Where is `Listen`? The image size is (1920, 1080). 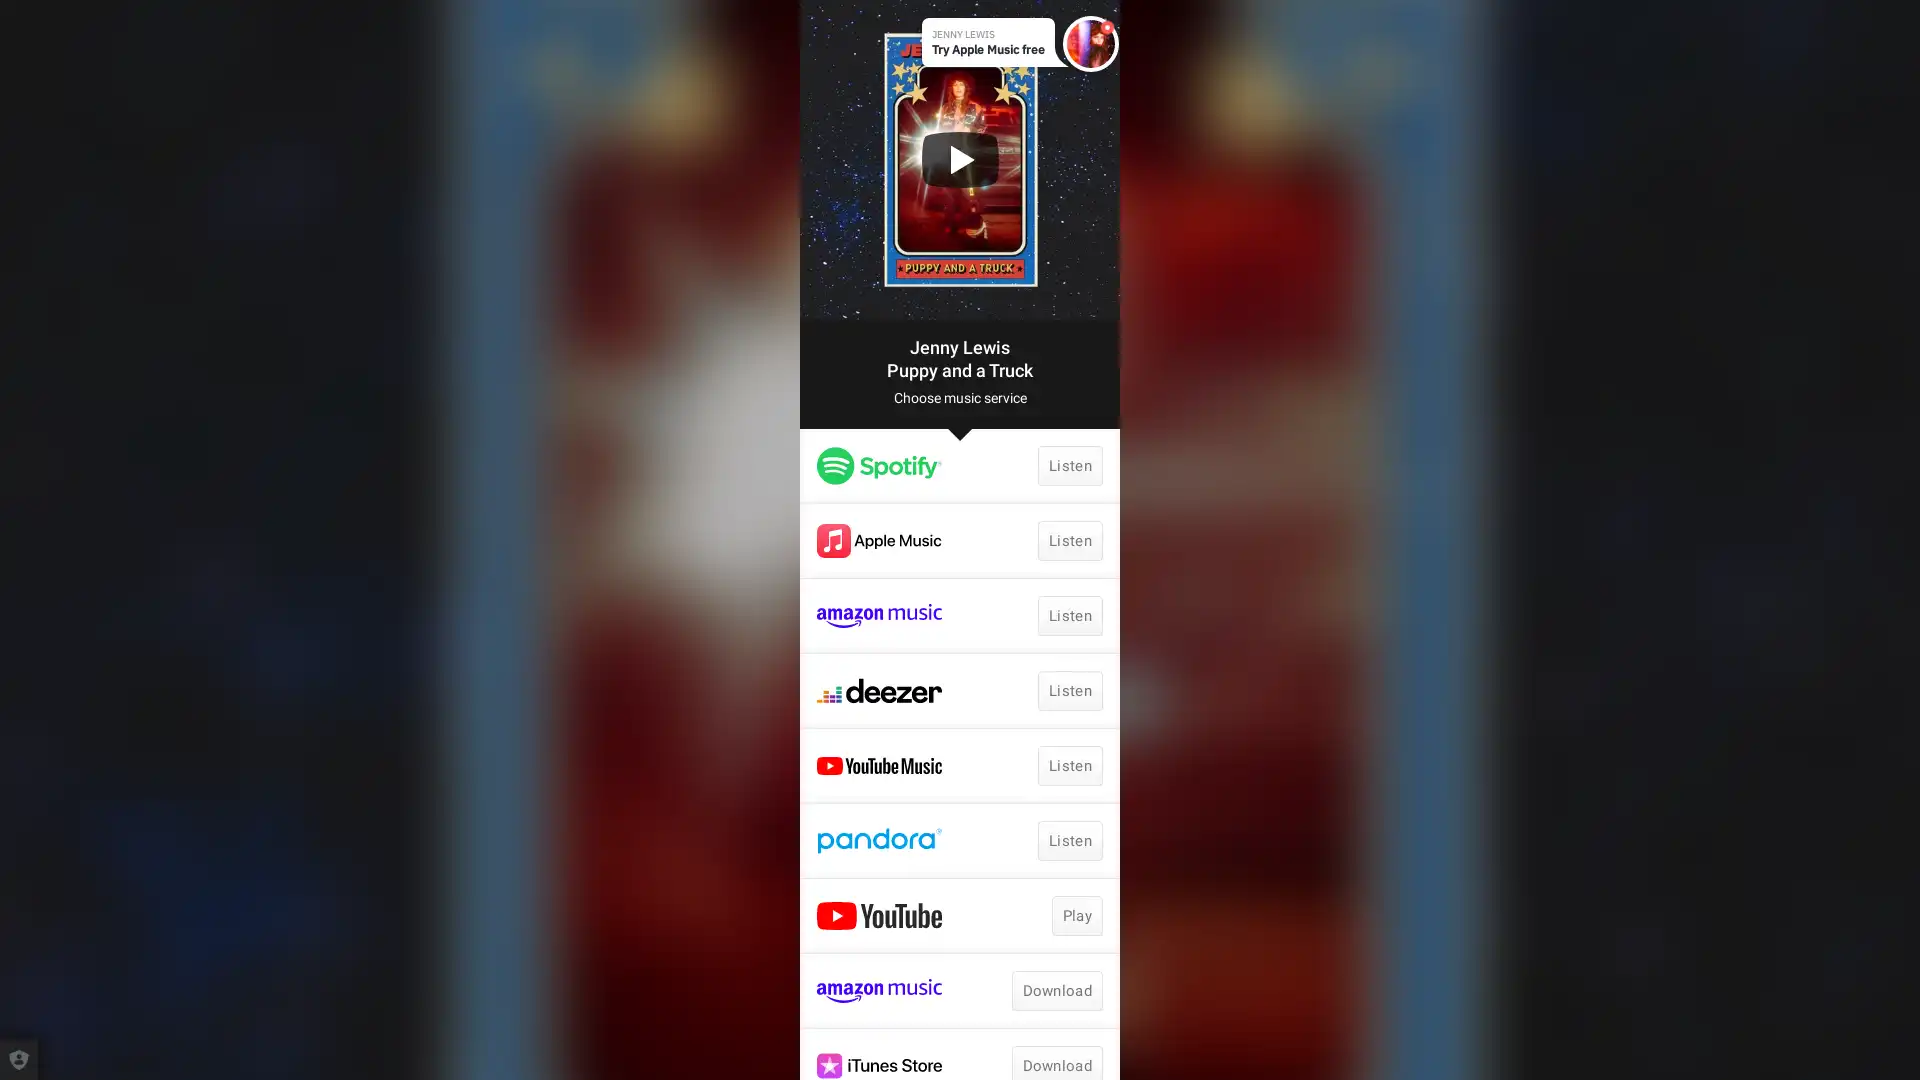
Listen is located at coordinates (1069, 540).